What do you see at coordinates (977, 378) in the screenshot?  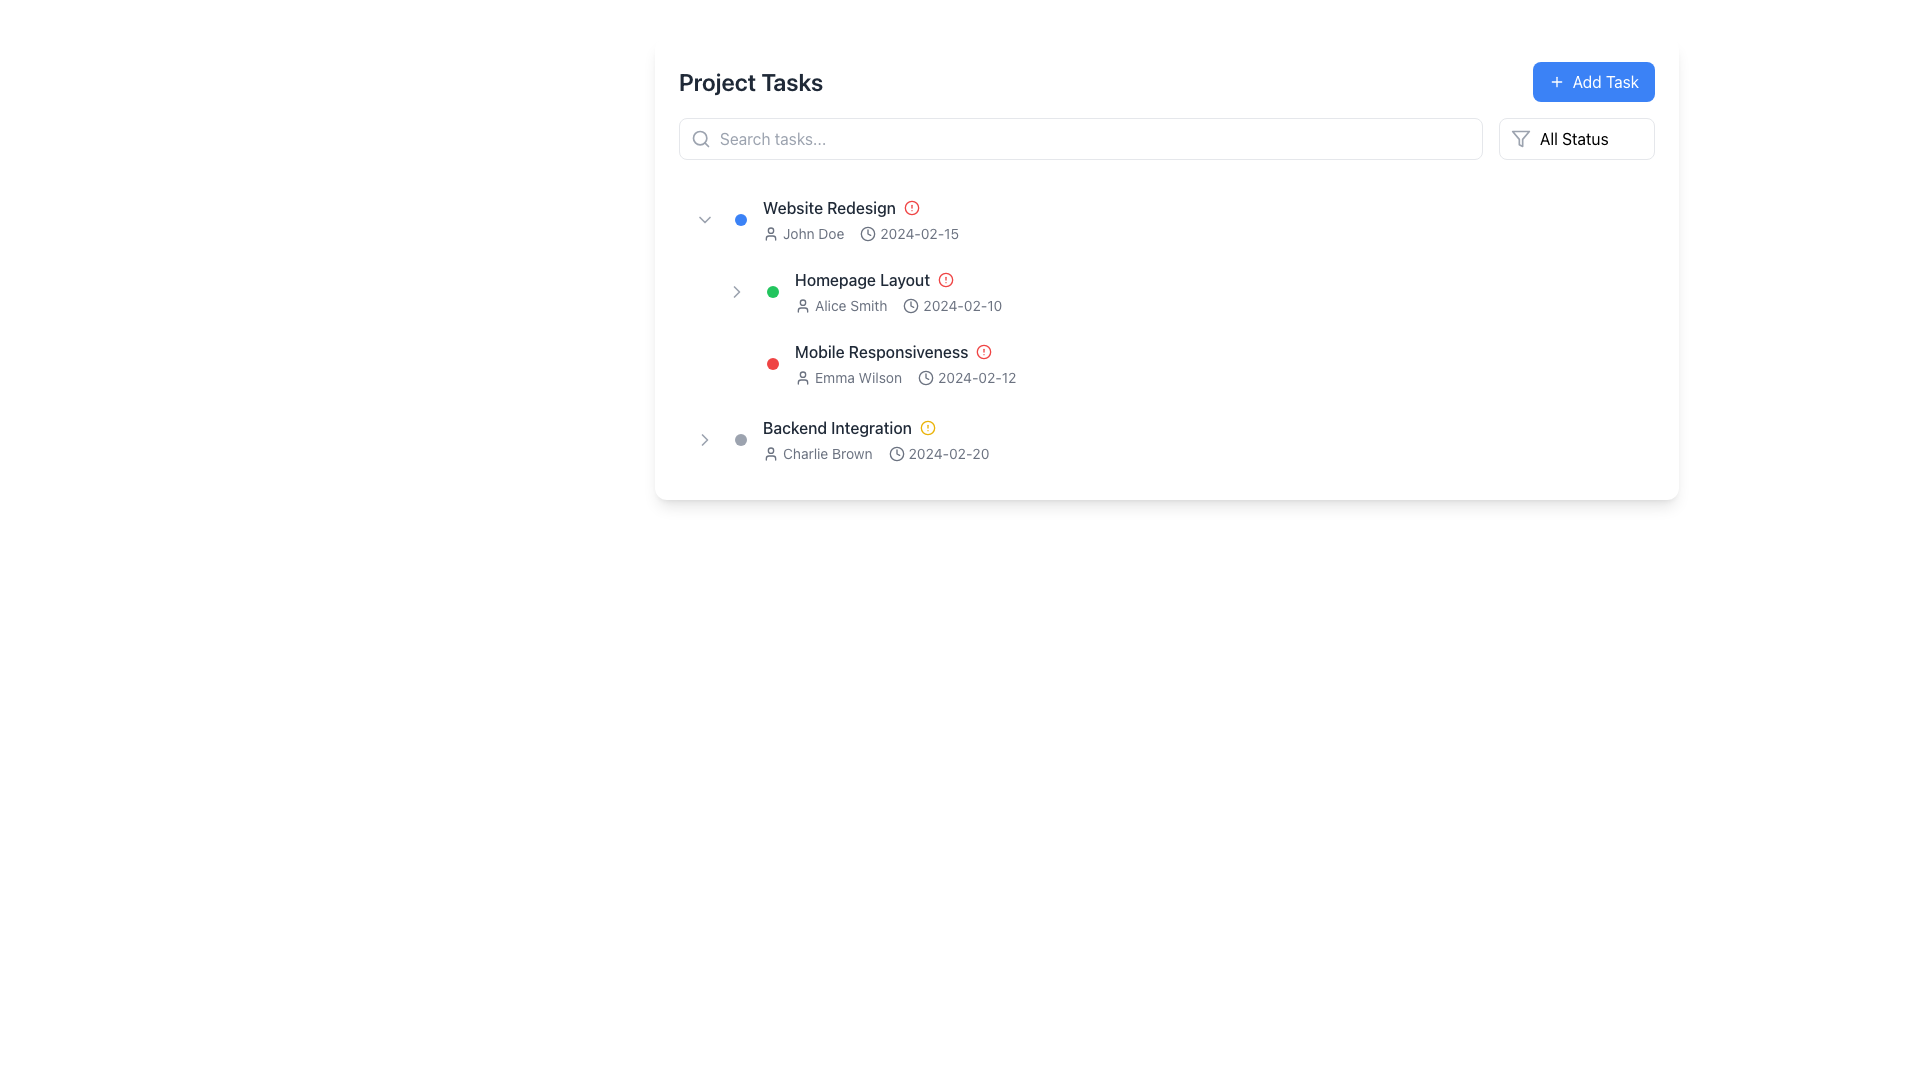 I see `date displayed as '2024-02-12' in the Text element located in the 'Mobile Responsiveness' task row under the 'Project Tasks' section, positioned to the right of Emma Wilson's name and after a clock icon` at bounding box center [977, 378].